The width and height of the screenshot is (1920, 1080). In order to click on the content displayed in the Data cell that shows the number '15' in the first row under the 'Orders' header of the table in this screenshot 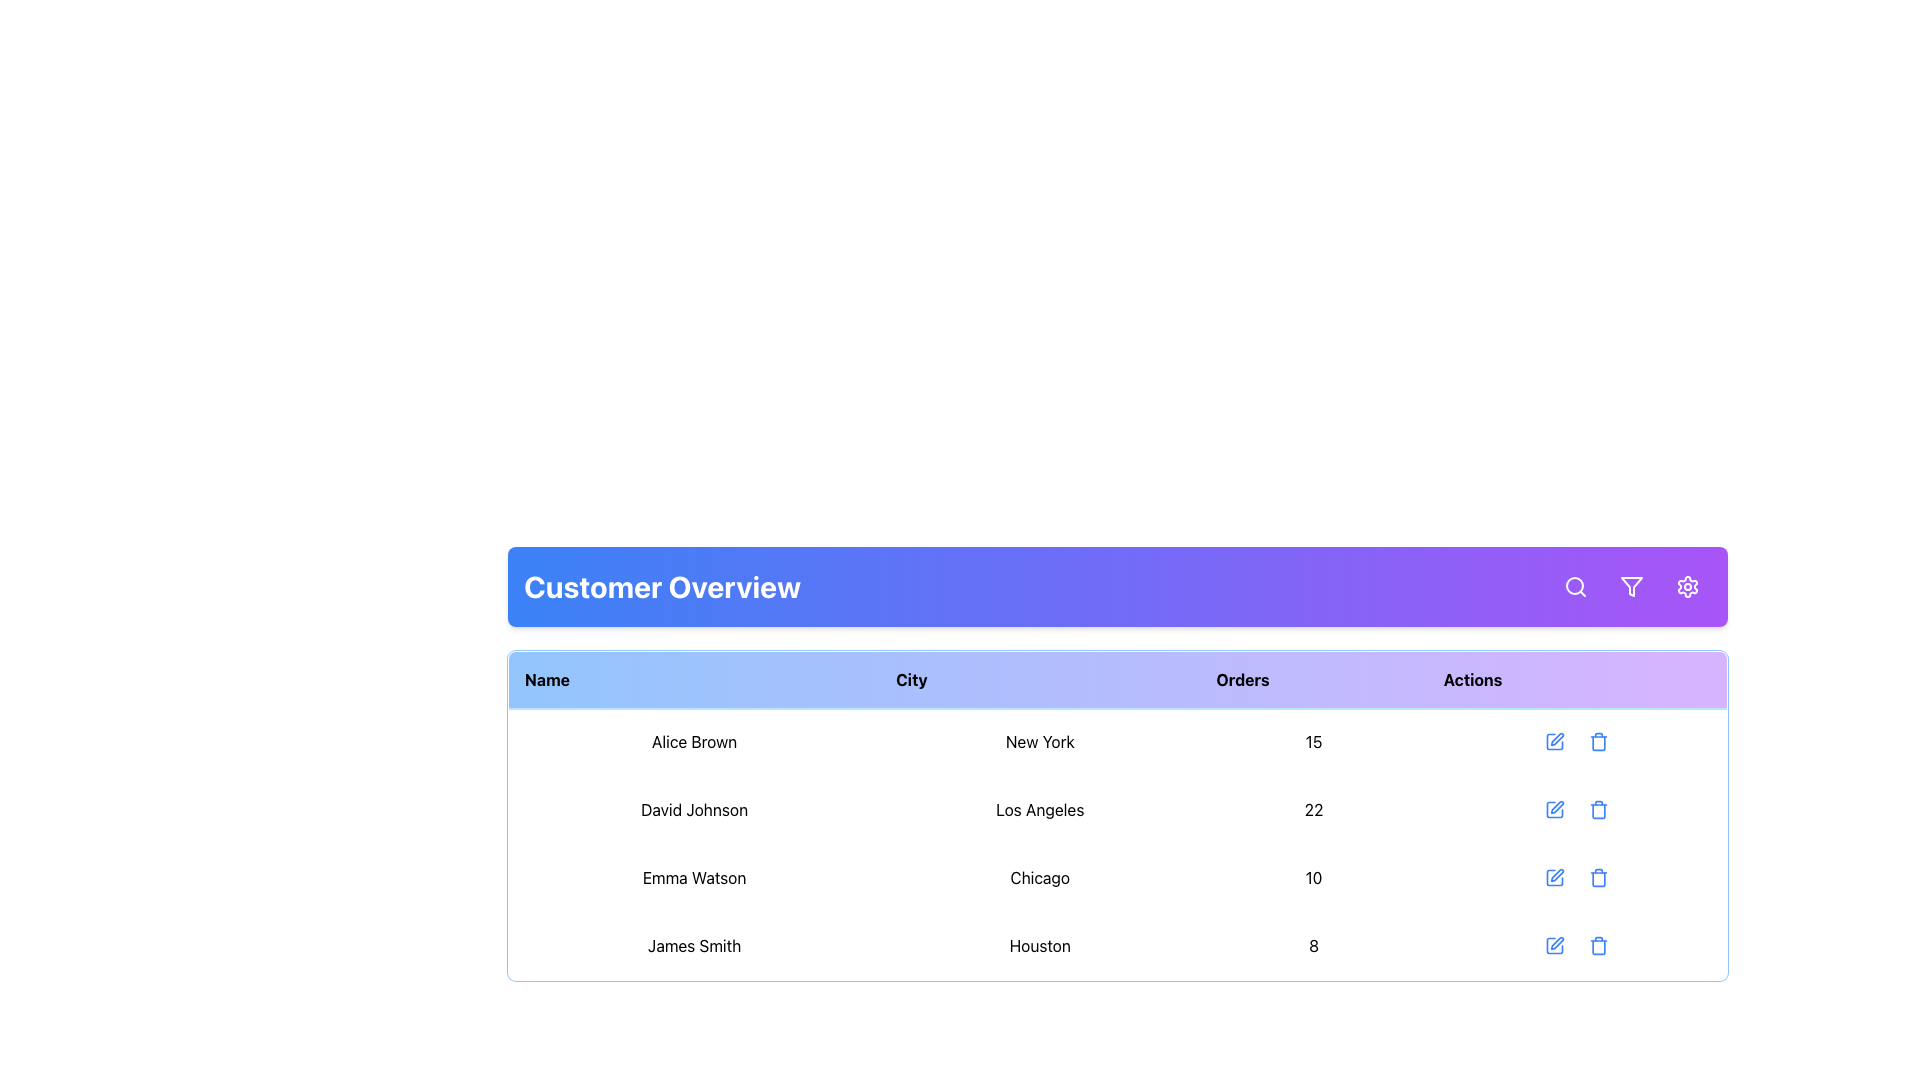, I will do `click(1314, 741)`.